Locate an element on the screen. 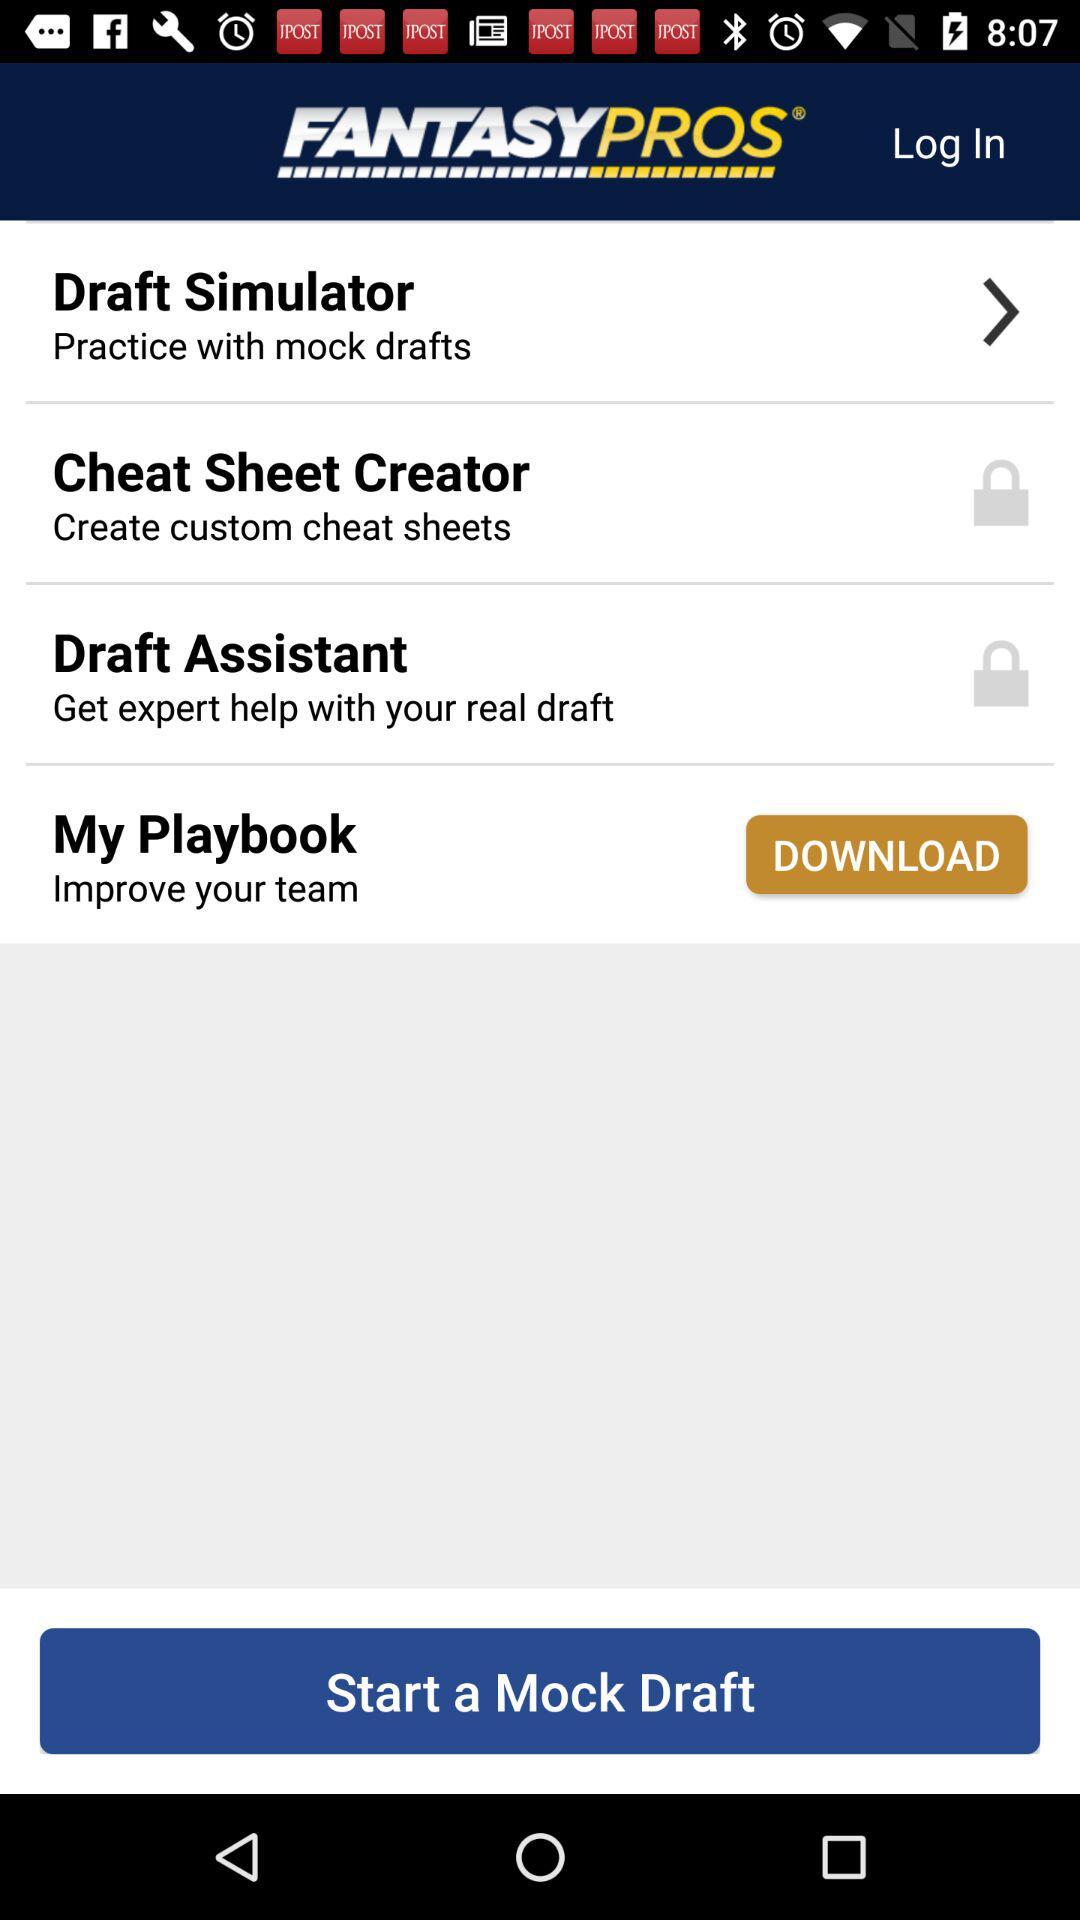 This screenshot has width=1080, height=1920. start a mock draft option is located at coordinates (540, 1689).